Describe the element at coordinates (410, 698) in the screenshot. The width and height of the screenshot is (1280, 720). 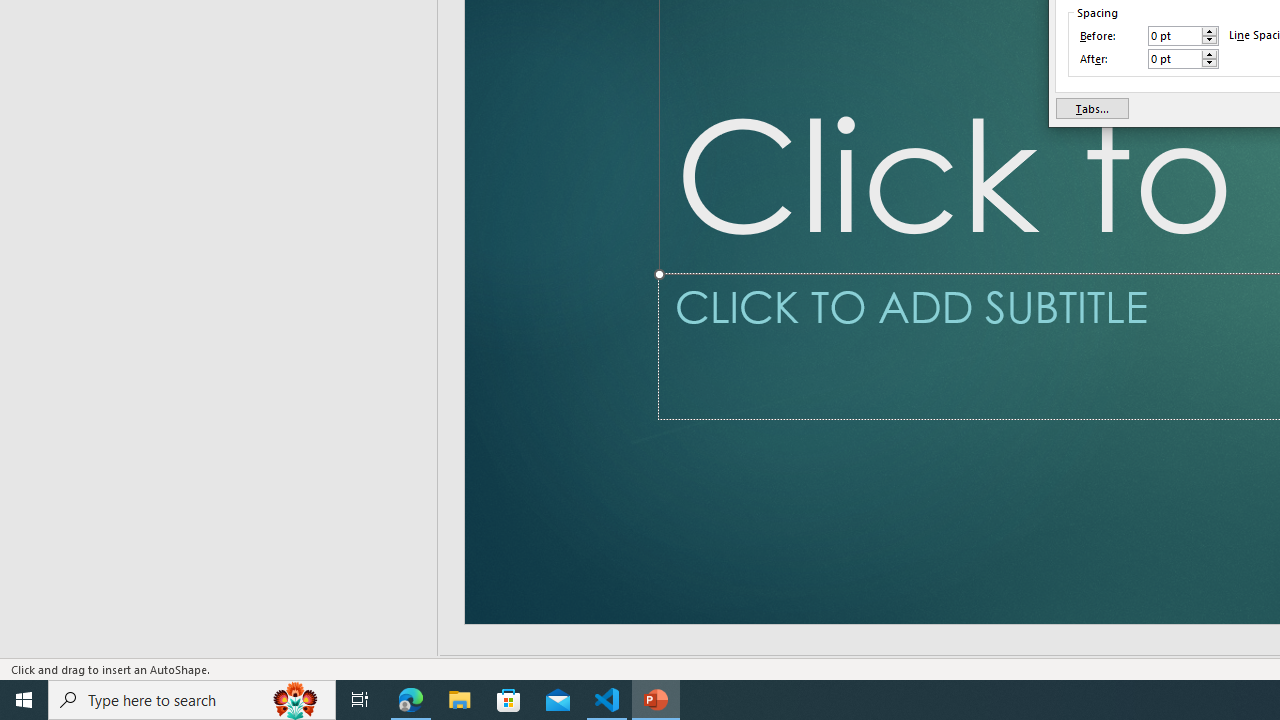
I see `'Microsoft Edge - 1 running window'` at that location.